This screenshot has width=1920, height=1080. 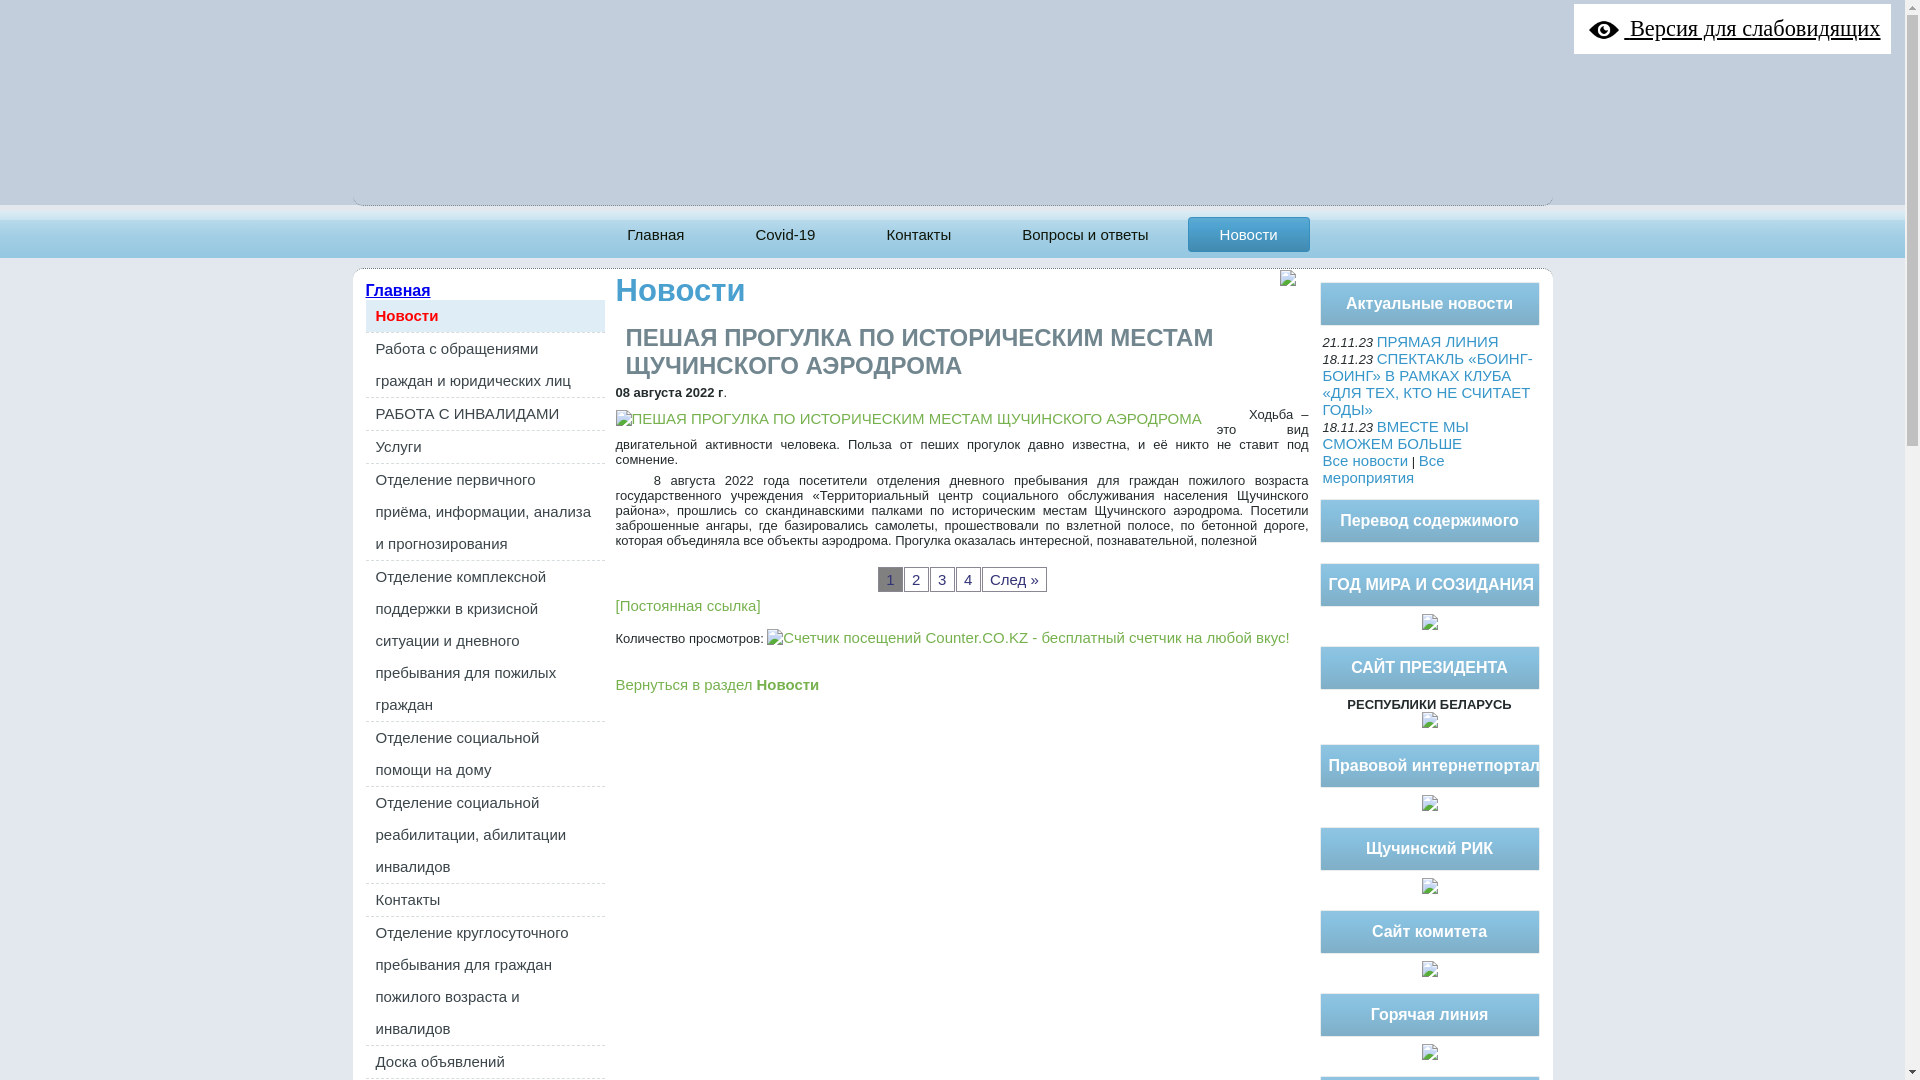 I want to click on '4', so click(x=968, y=579).